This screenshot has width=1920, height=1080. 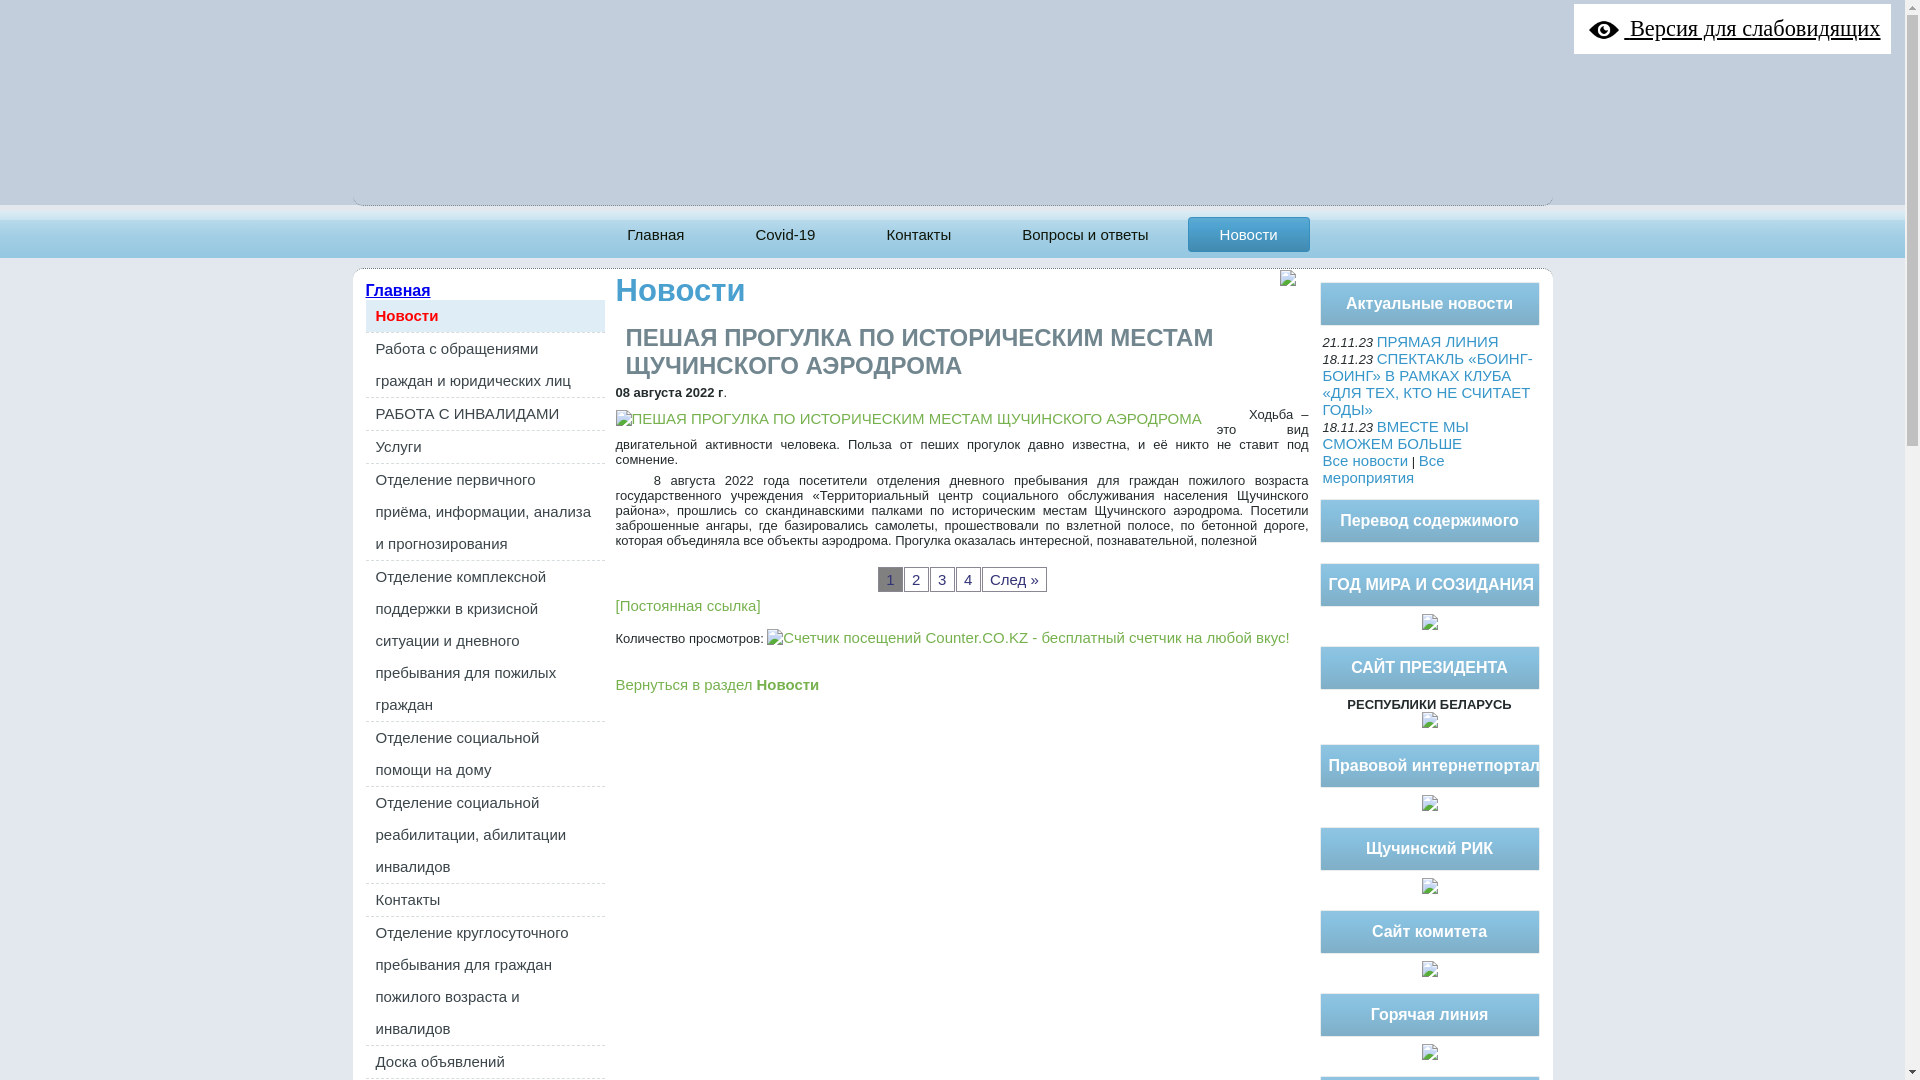 I want to click on '4', so click(x=968, y=579).